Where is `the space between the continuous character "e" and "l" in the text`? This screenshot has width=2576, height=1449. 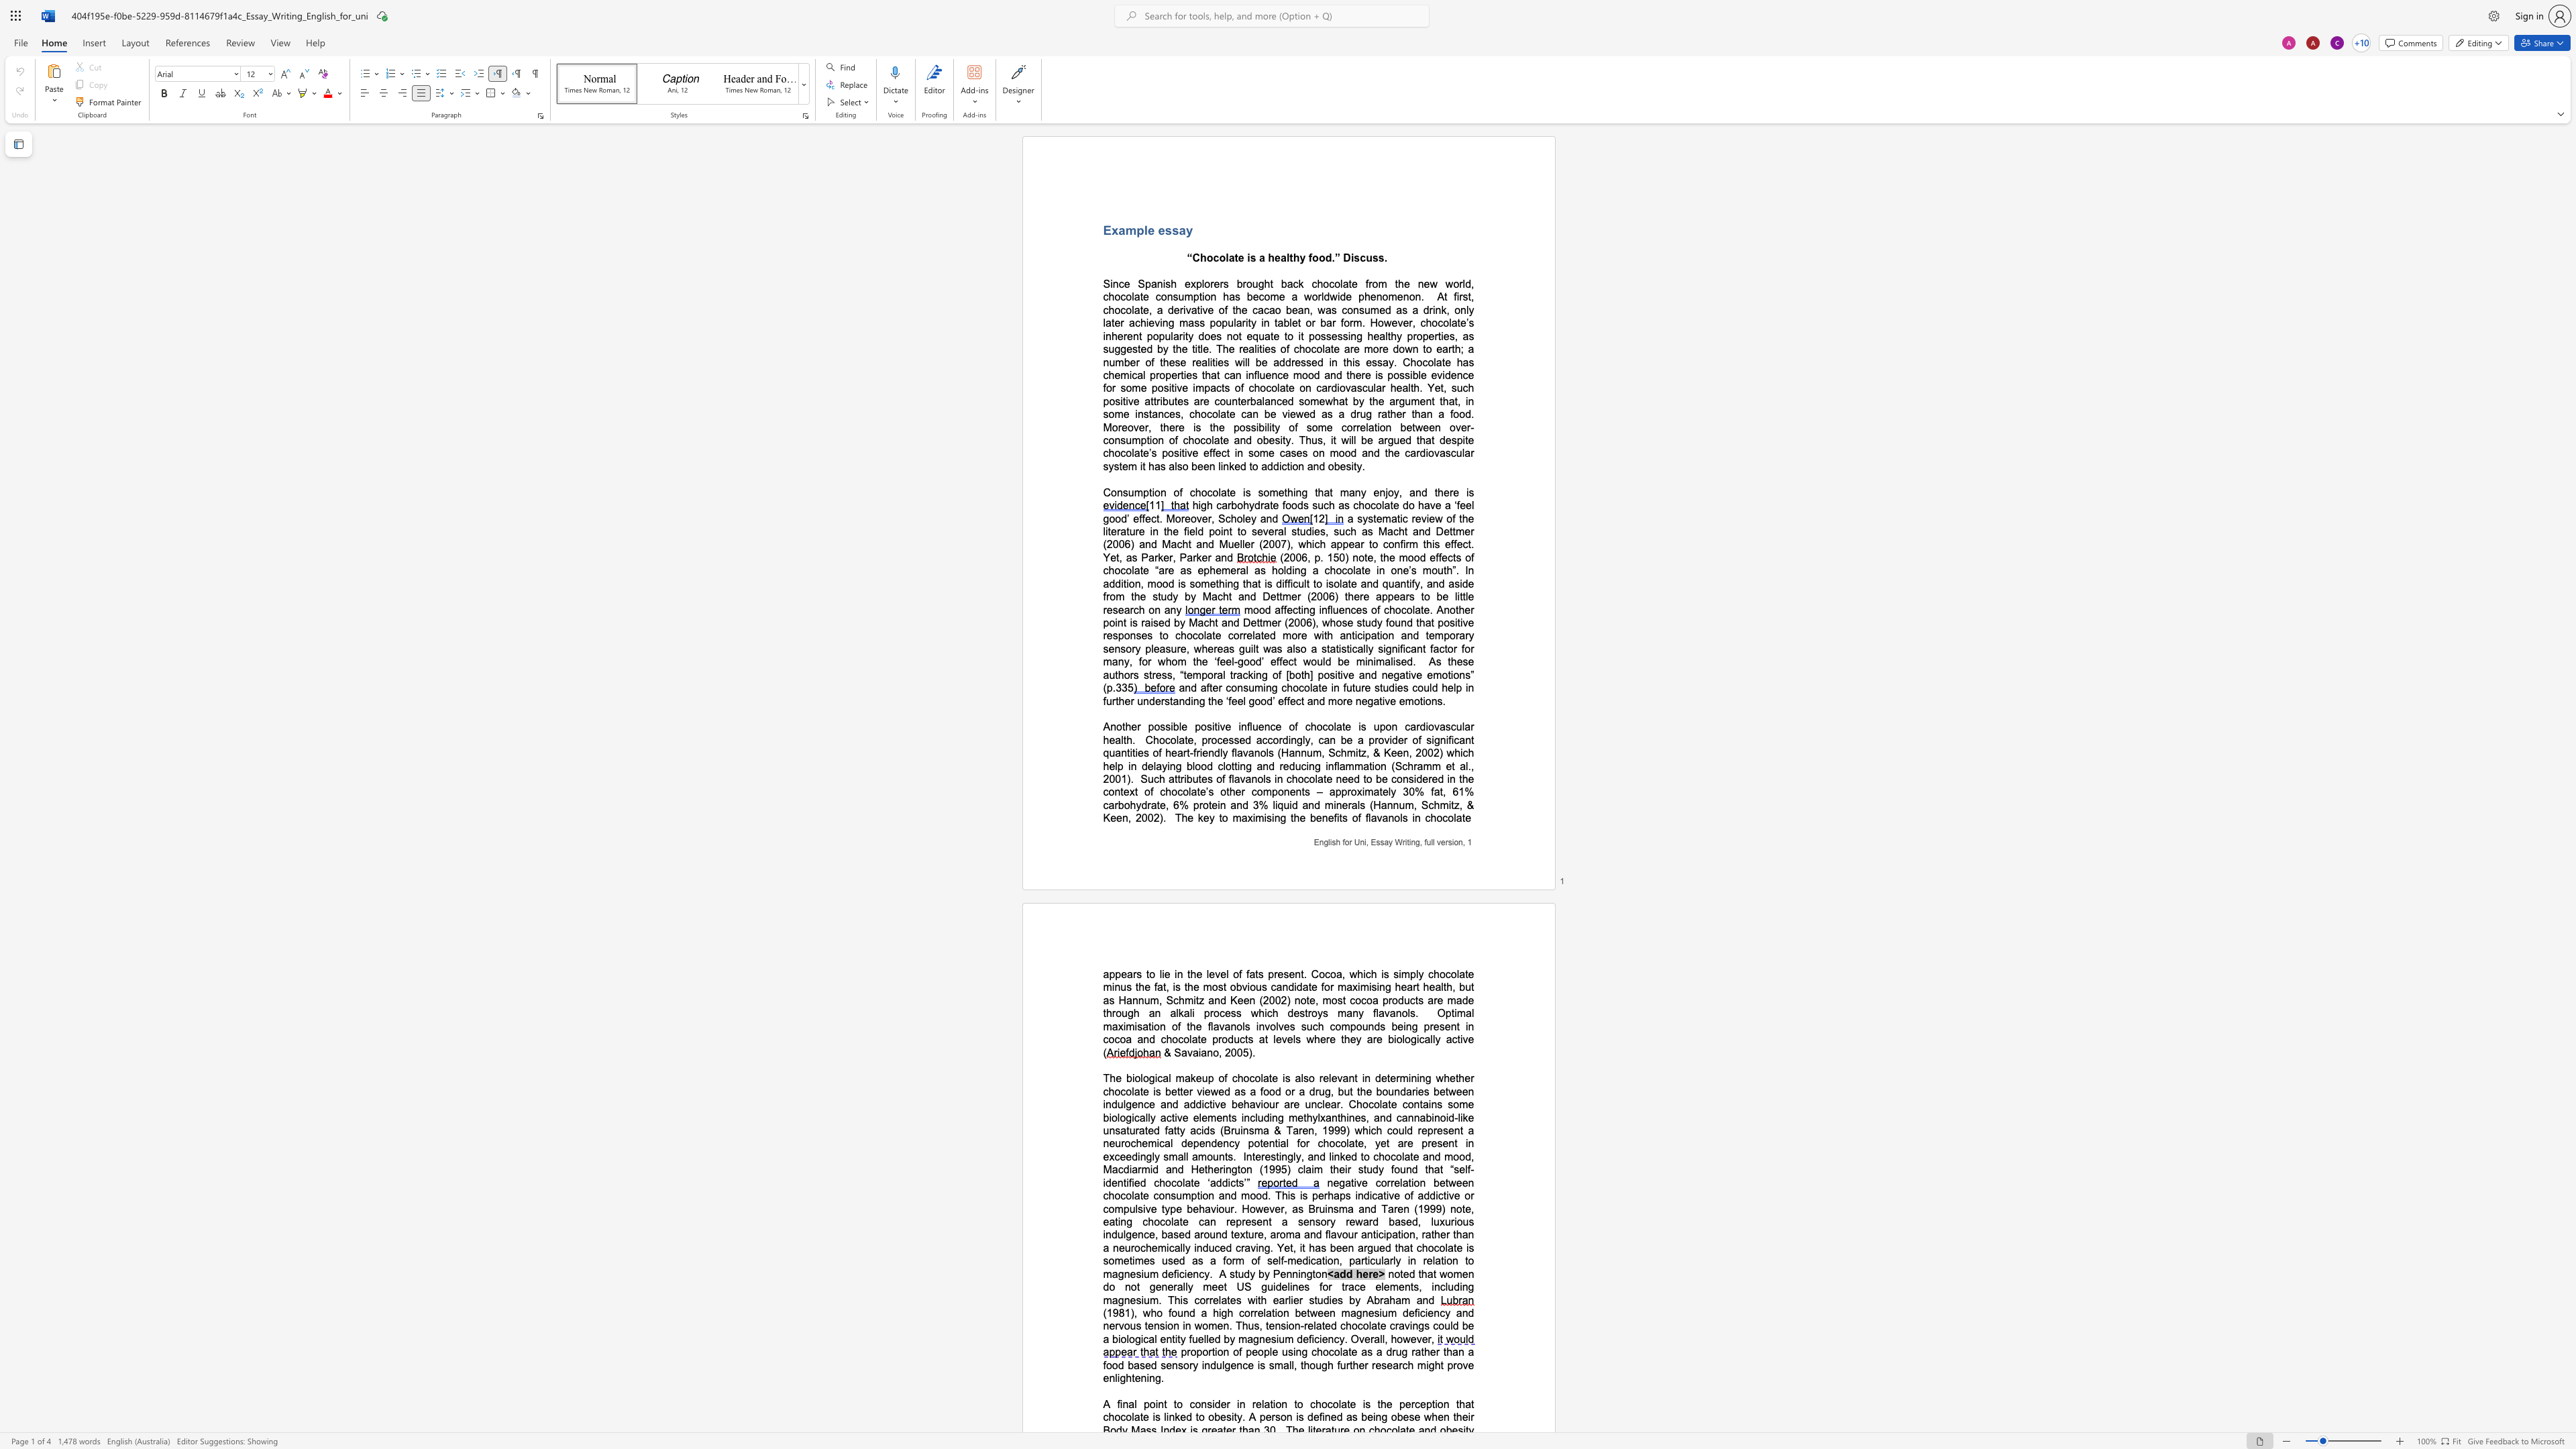 the space between the continuous character "e" and "l" in the text is located at coordinates (1224, 974).